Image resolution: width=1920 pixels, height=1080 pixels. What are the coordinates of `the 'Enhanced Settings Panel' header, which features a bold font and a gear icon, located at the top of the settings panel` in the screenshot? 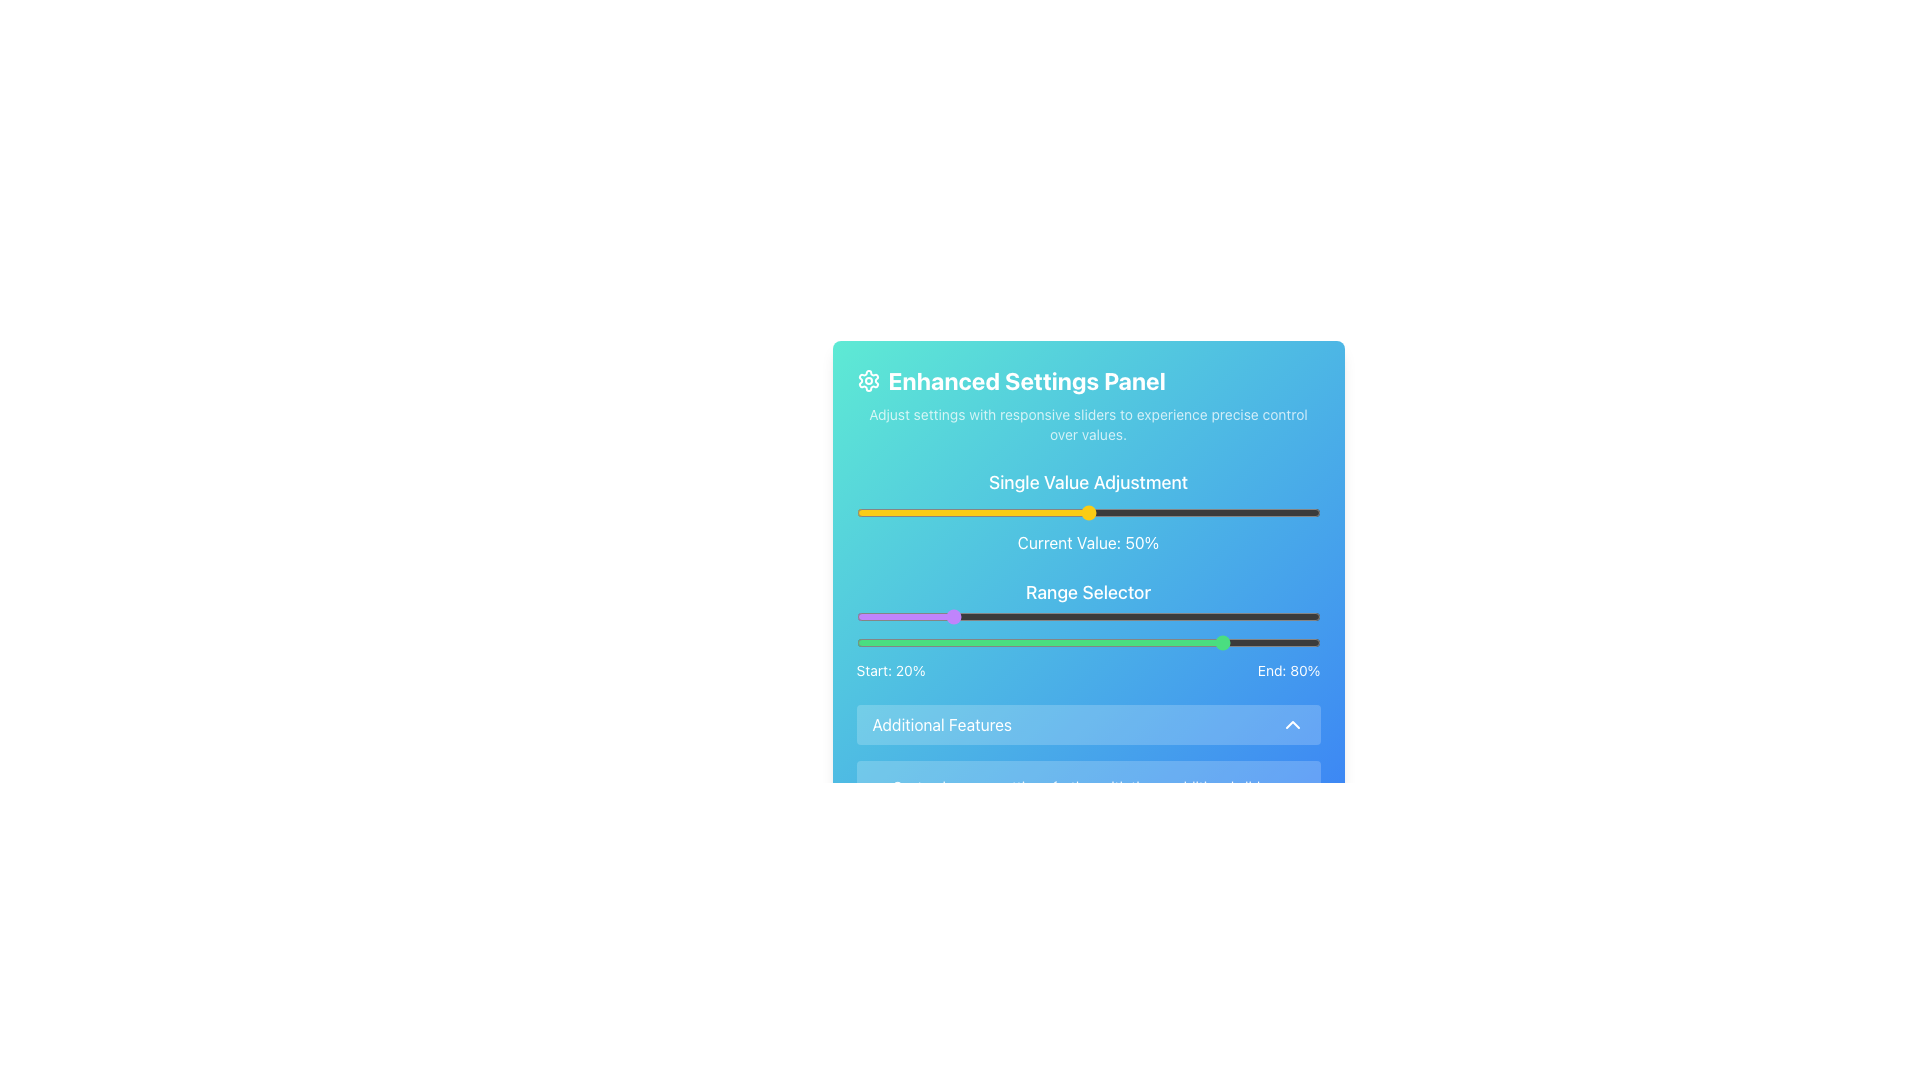 It's located at (1087, 381).